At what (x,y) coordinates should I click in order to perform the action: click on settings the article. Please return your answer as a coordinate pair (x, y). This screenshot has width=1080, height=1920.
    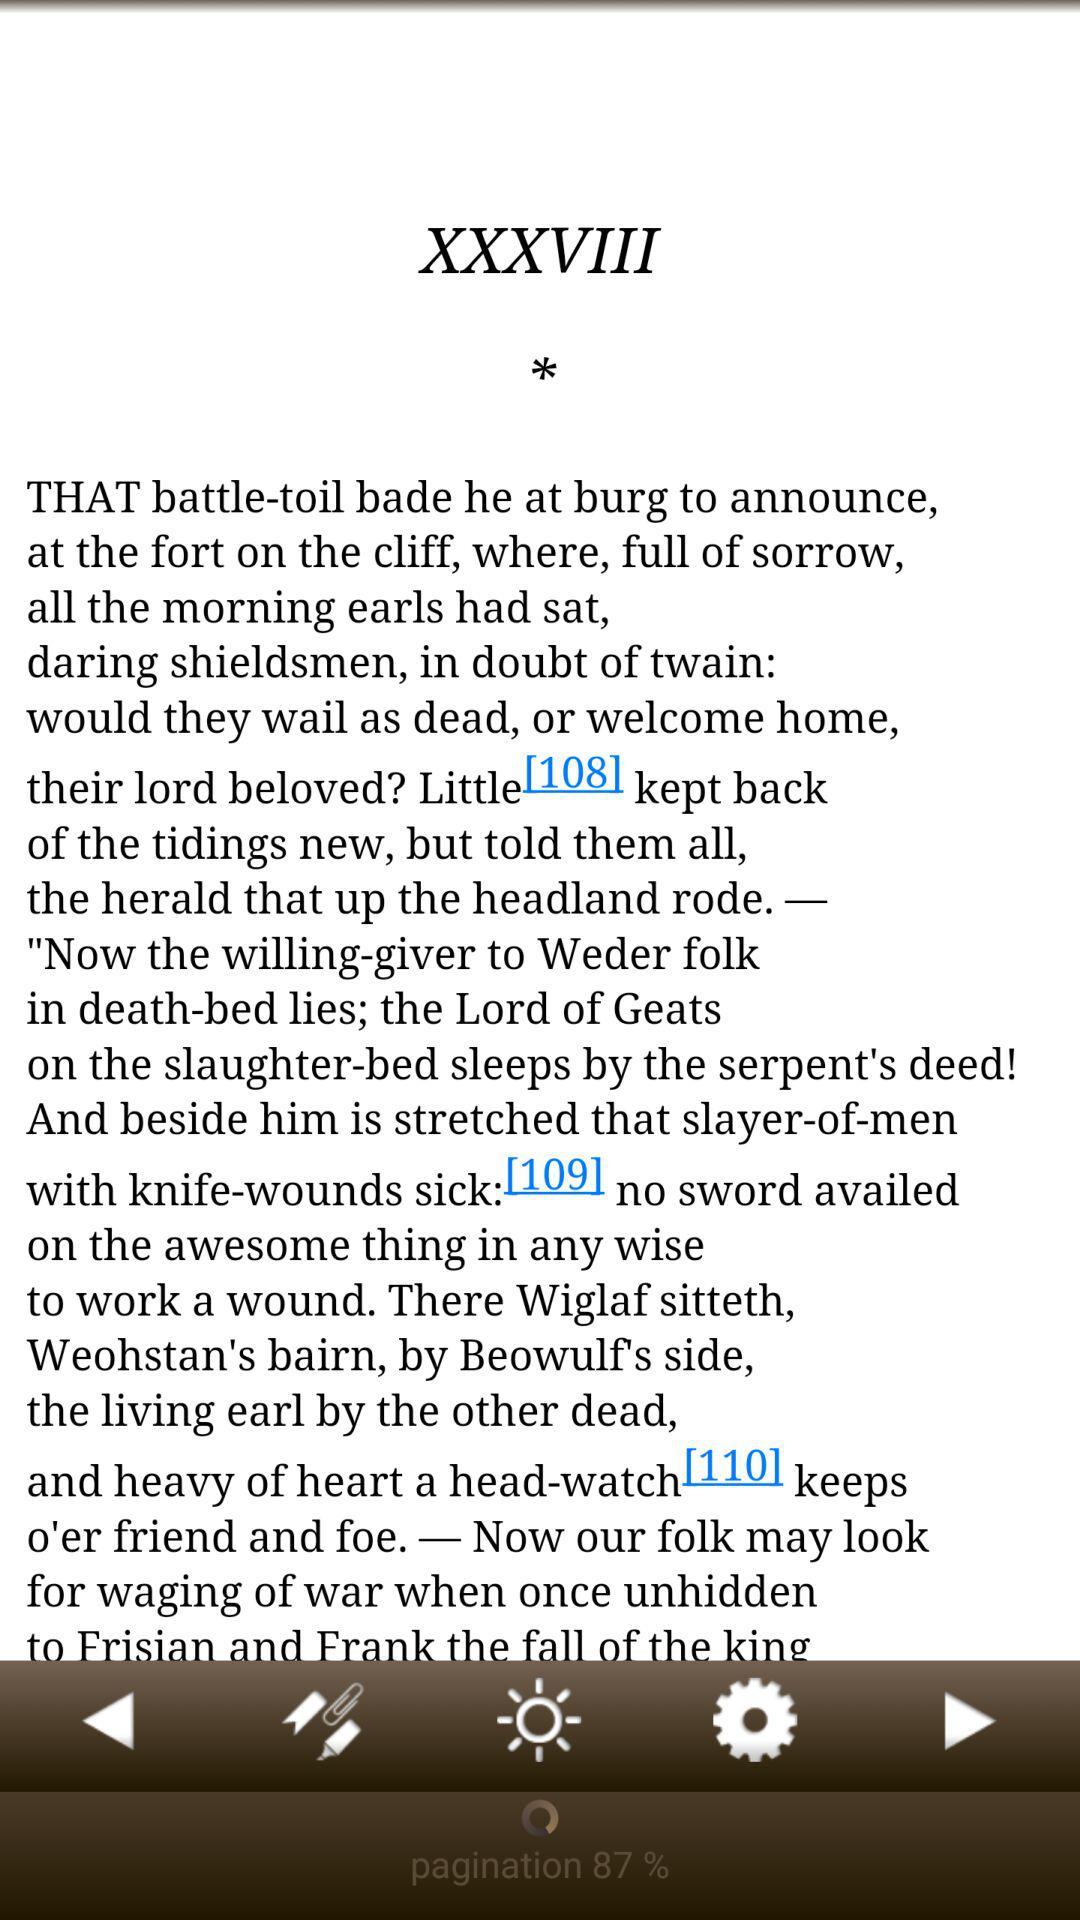
    Looking at the image, I should click on (756, 1725).